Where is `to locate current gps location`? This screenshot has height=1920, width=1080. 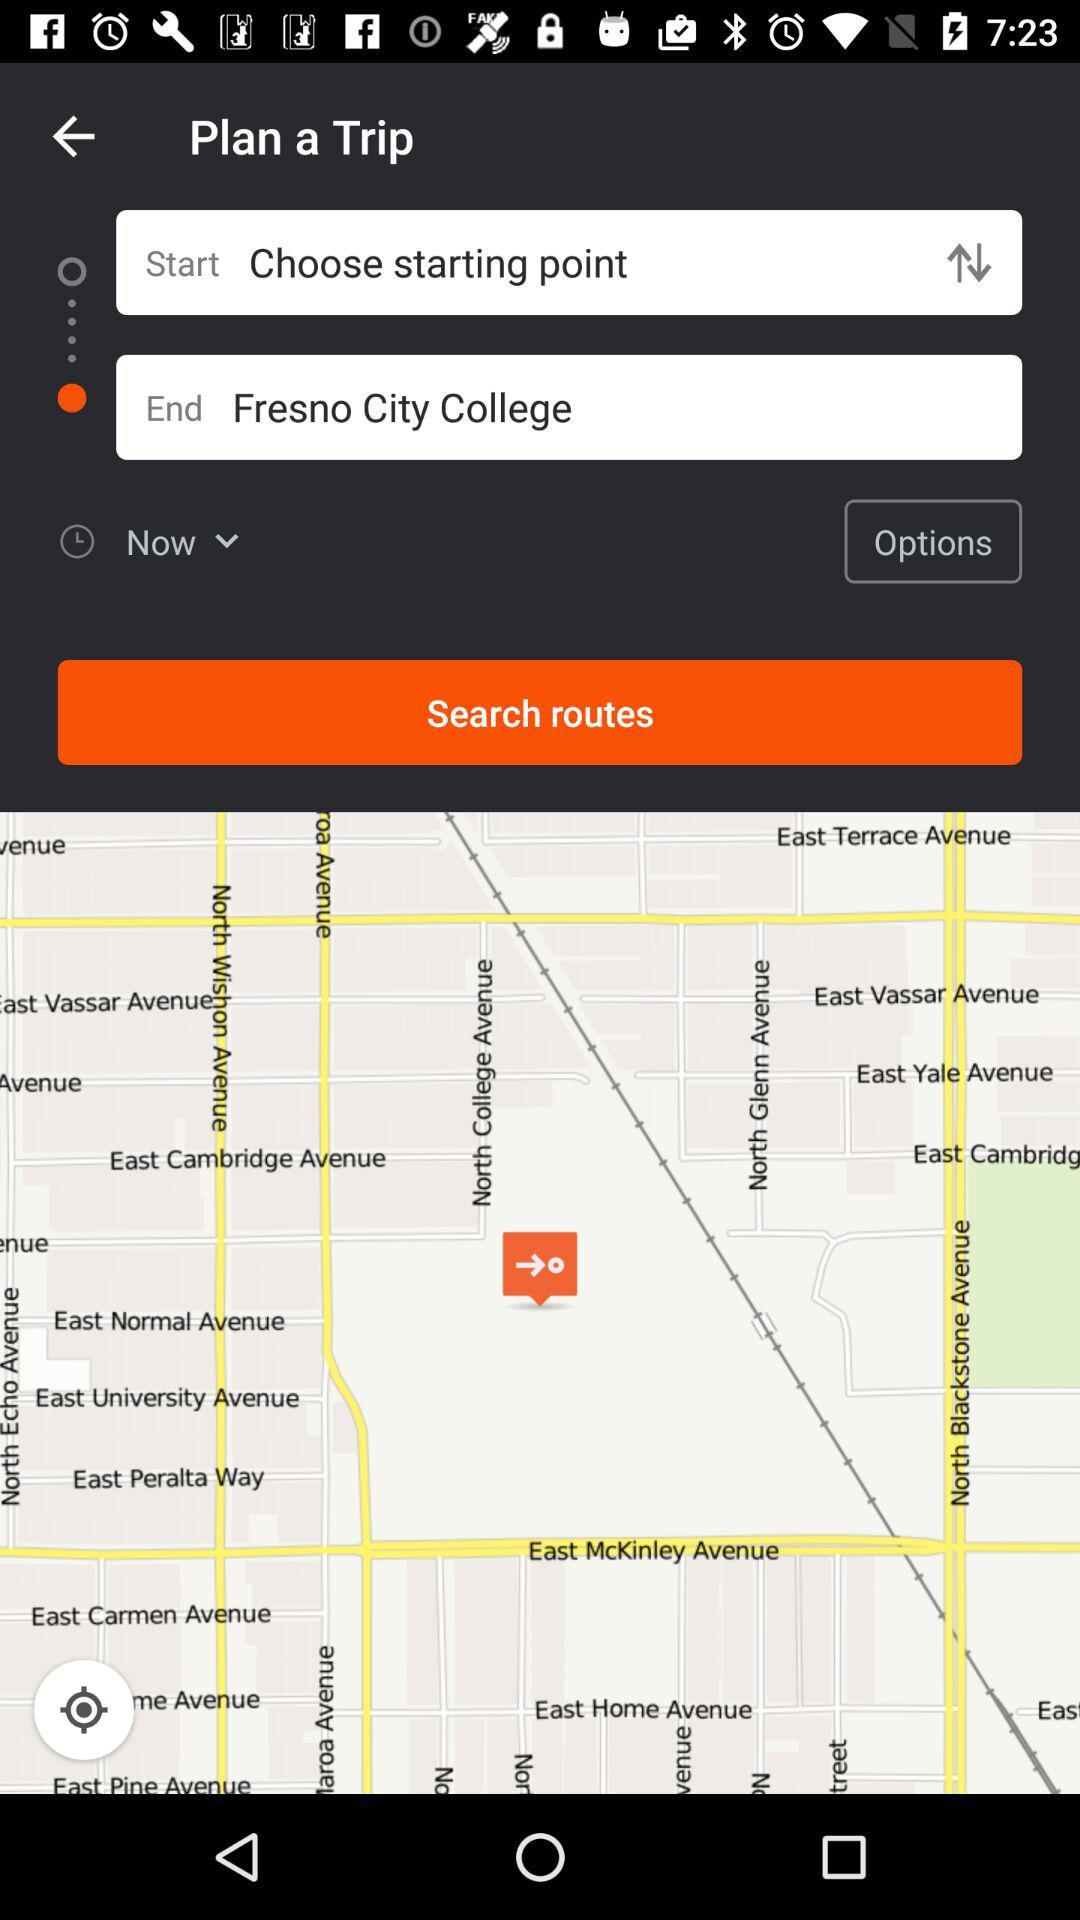 to locate current gps location is located at coordinates (83, 1708).